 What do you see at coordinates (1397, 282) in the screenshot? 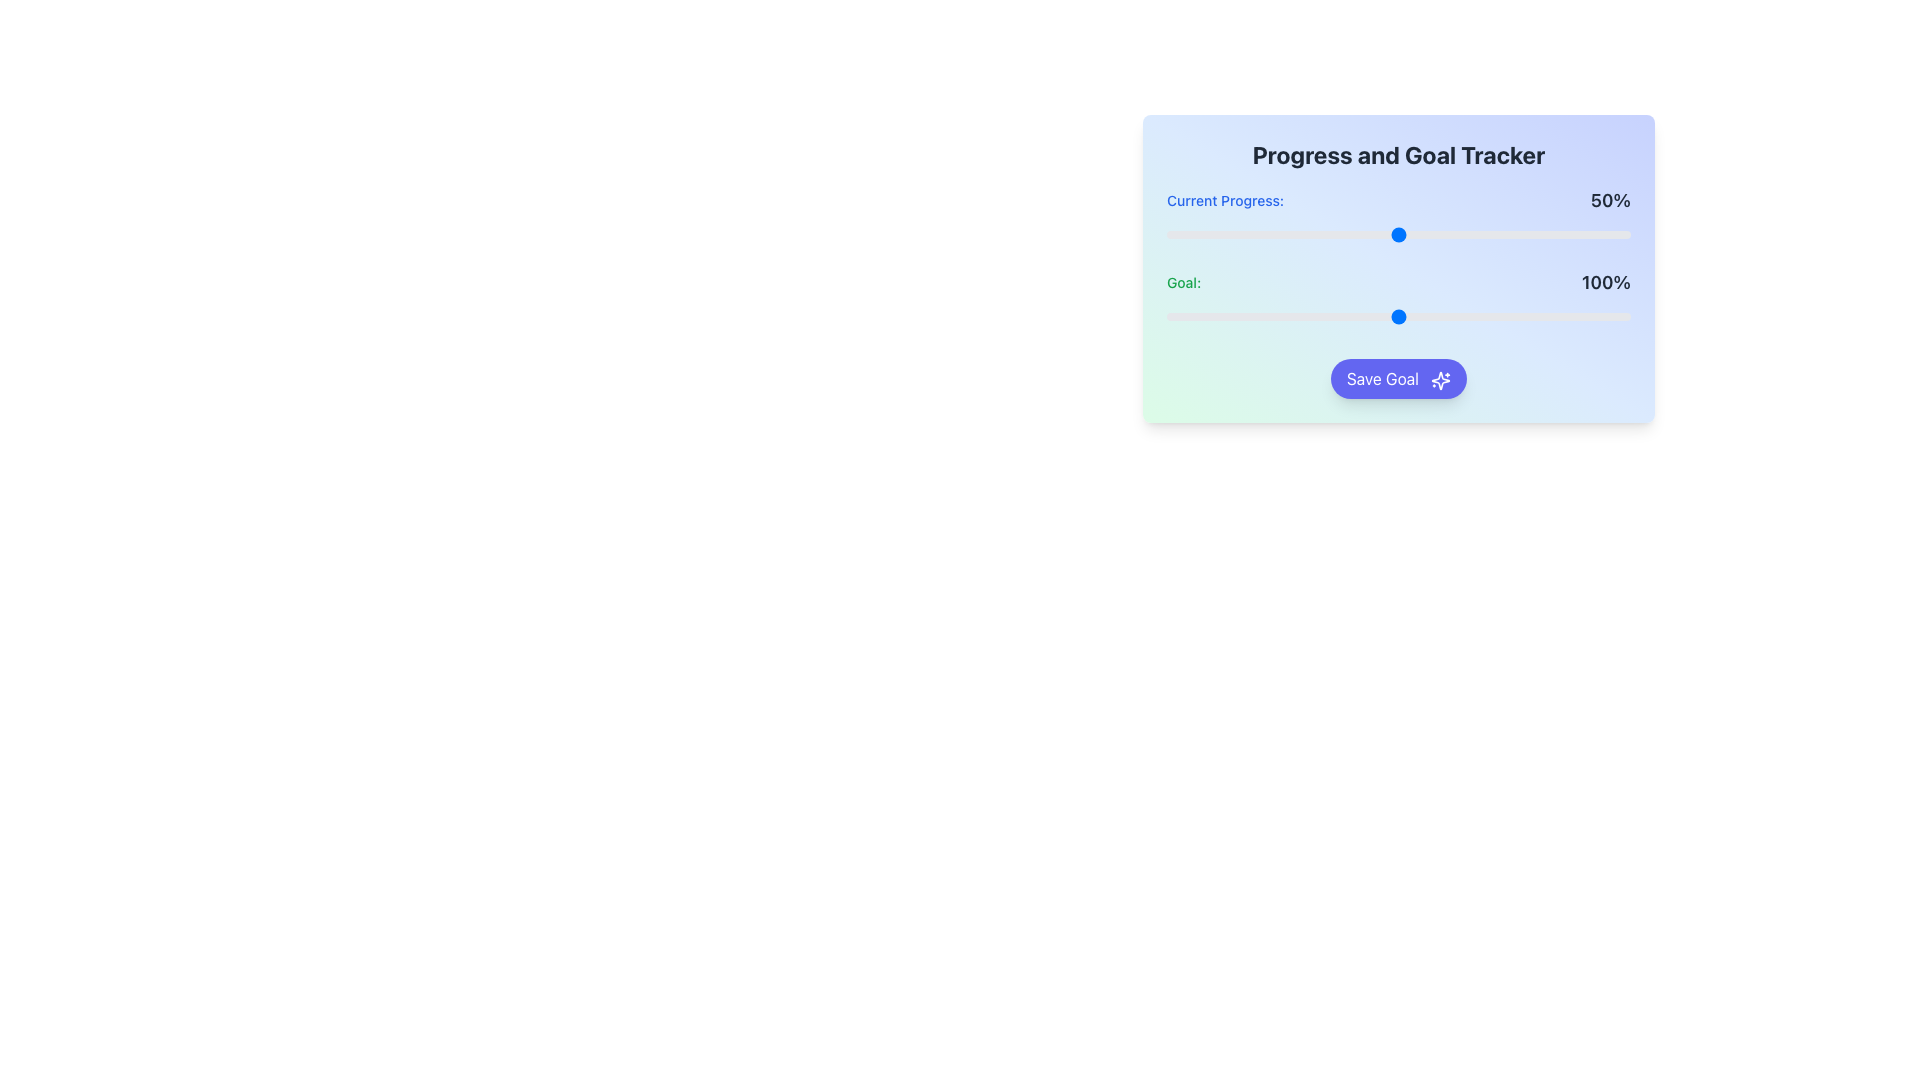
I see `the 'Goal:' text display which shows the percentage value '100%' in bold, located in the third row of the progress tracker interface` at bounding box center [1397, 282].